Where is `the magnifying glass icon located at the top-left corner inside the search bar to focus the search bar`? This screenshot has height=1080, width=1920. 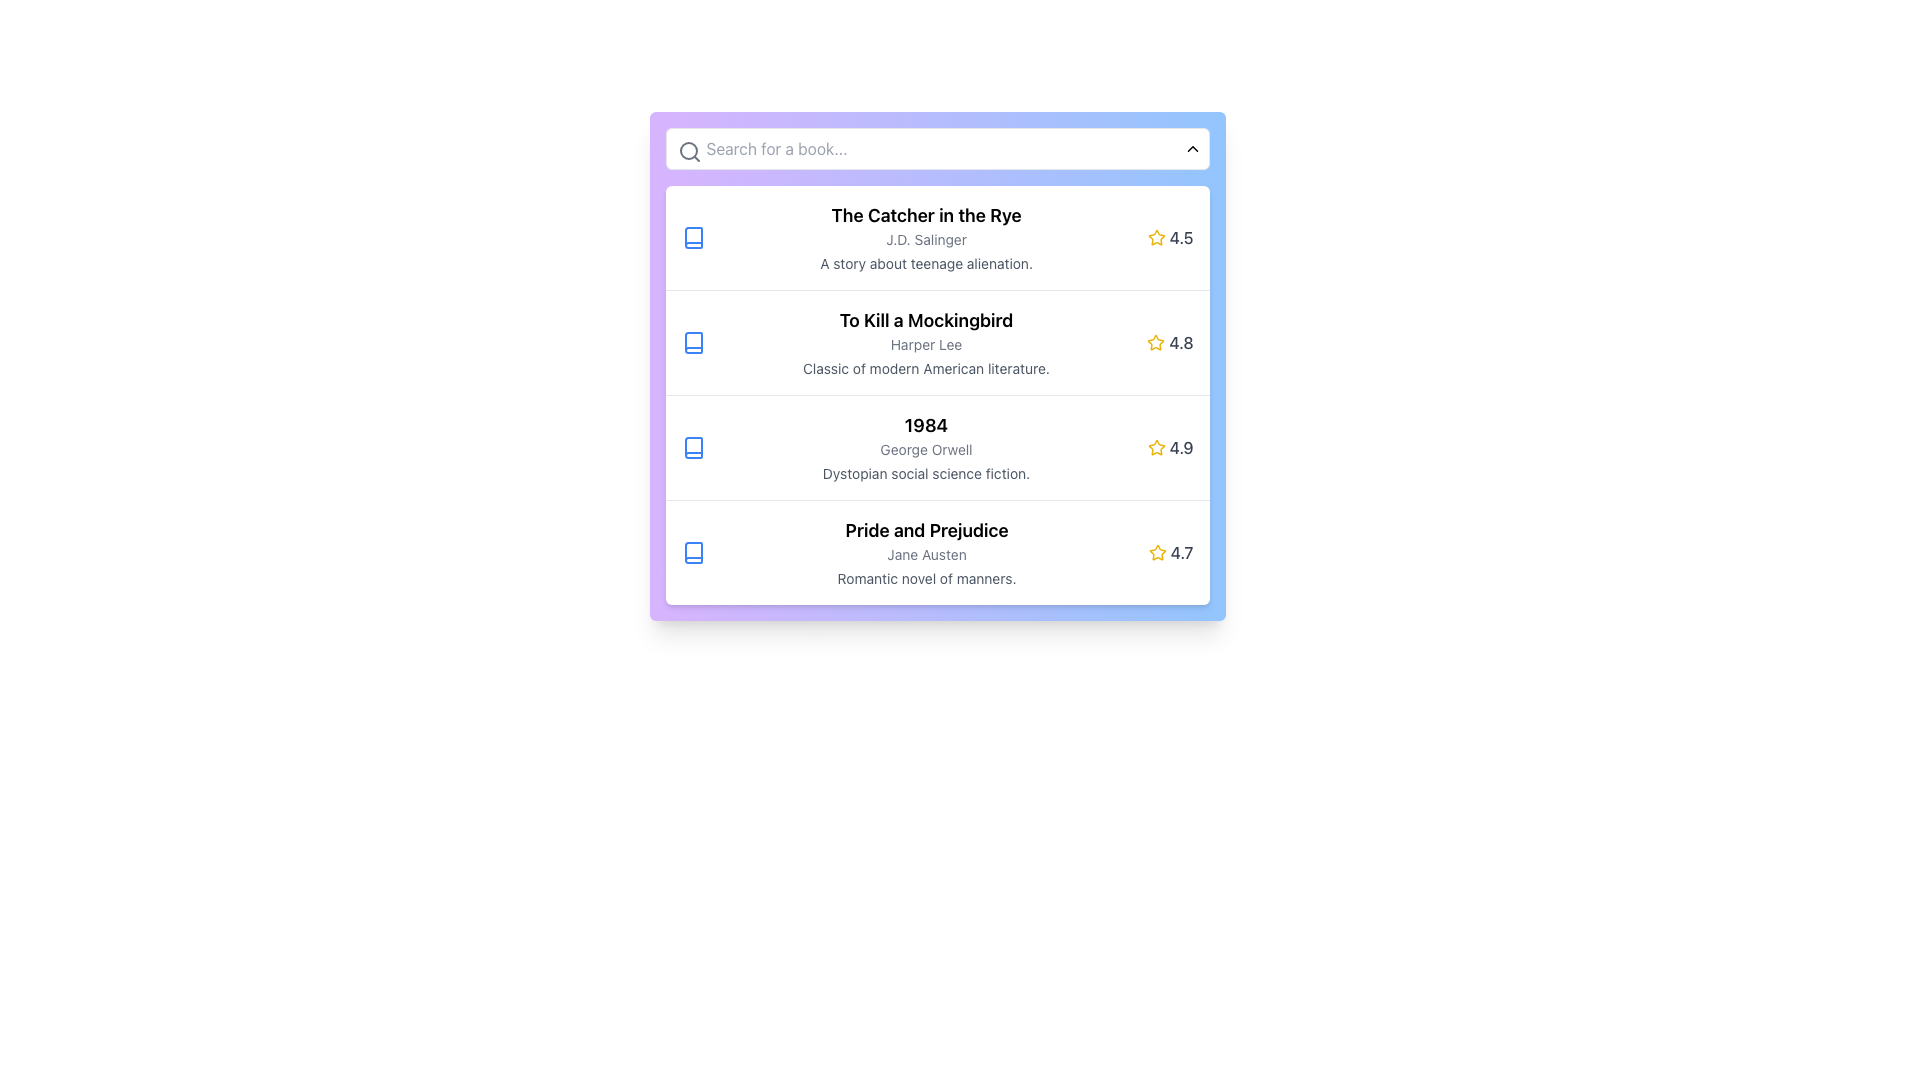
the magnifying glass icon located at the top-left corner inside the search bar to focus the search bar is located at coordinates (689, 150).